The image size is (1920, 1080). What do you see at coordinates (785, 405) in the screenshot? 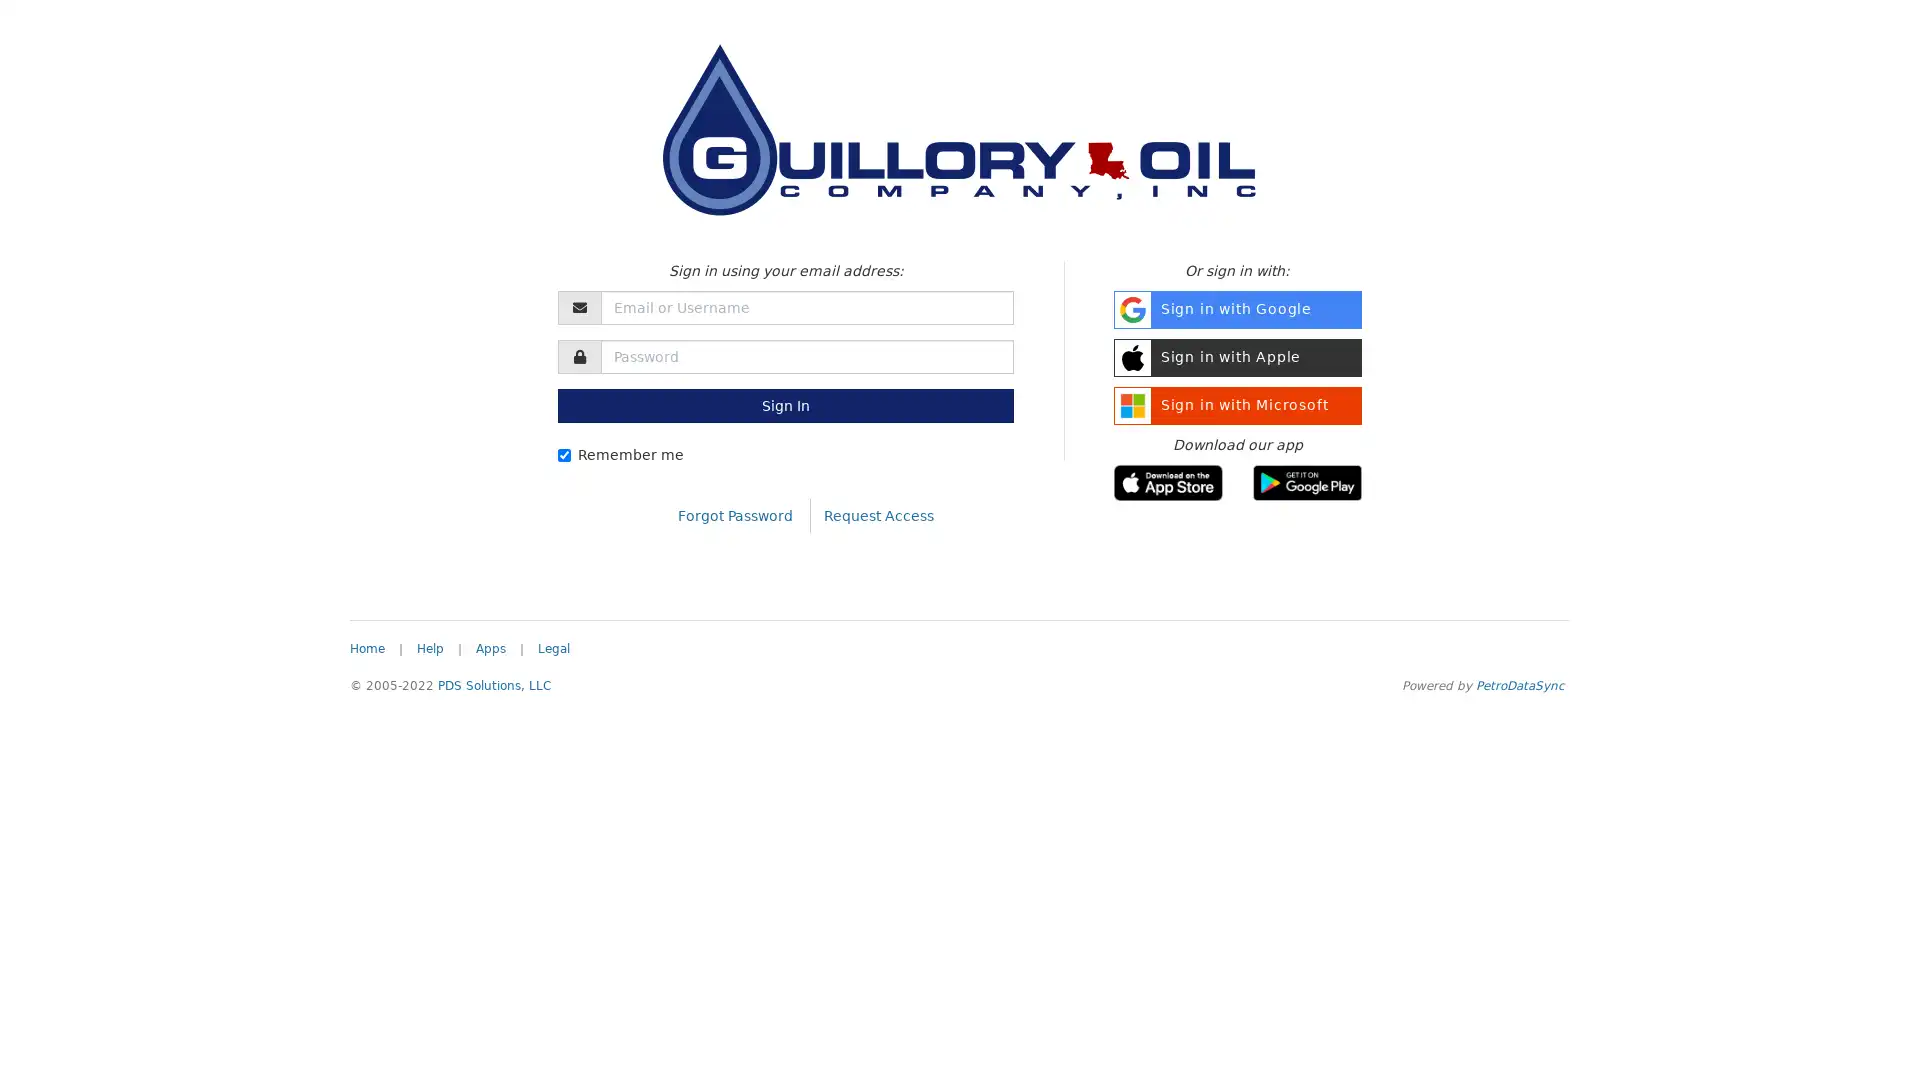
I see `Sign In` at bounding box center [785, 405].